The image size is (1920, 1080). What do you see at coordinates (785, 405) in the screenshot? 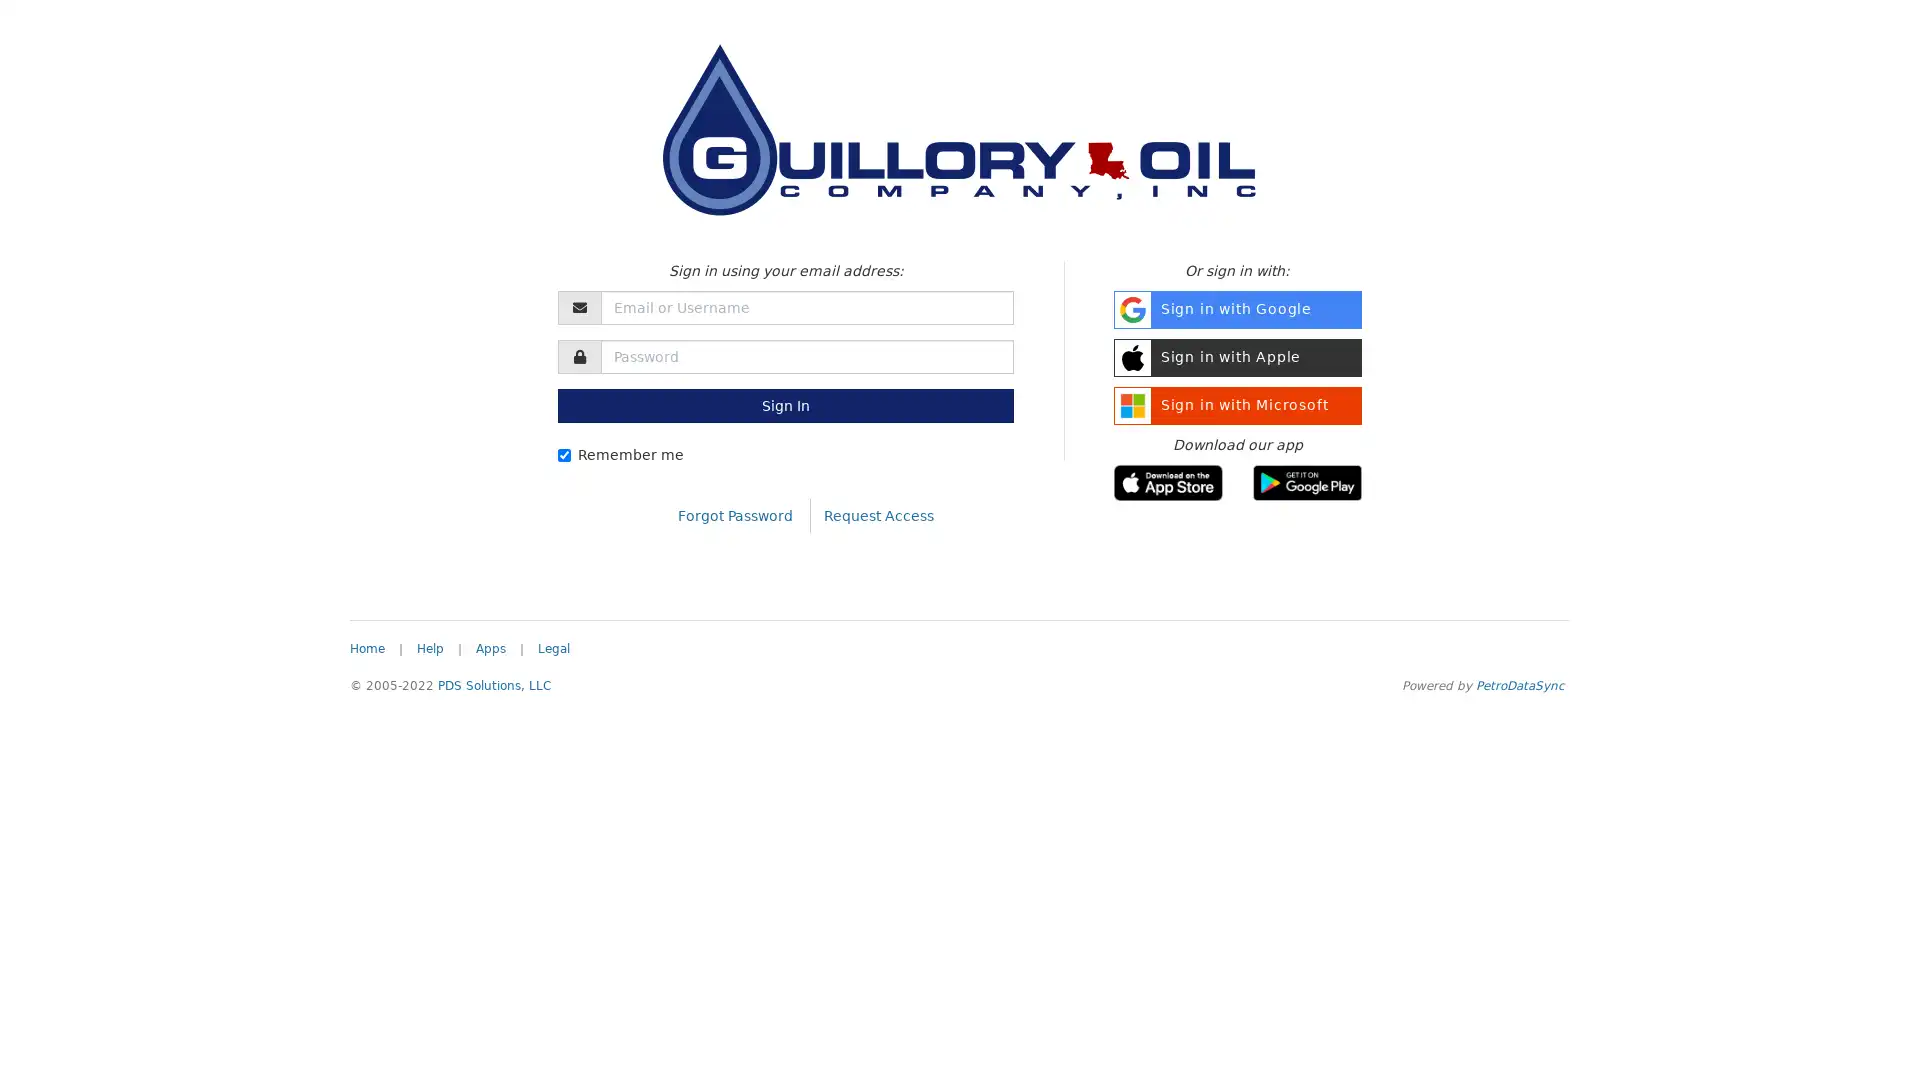
I see `Sign In` at bounding box center [785, 405].